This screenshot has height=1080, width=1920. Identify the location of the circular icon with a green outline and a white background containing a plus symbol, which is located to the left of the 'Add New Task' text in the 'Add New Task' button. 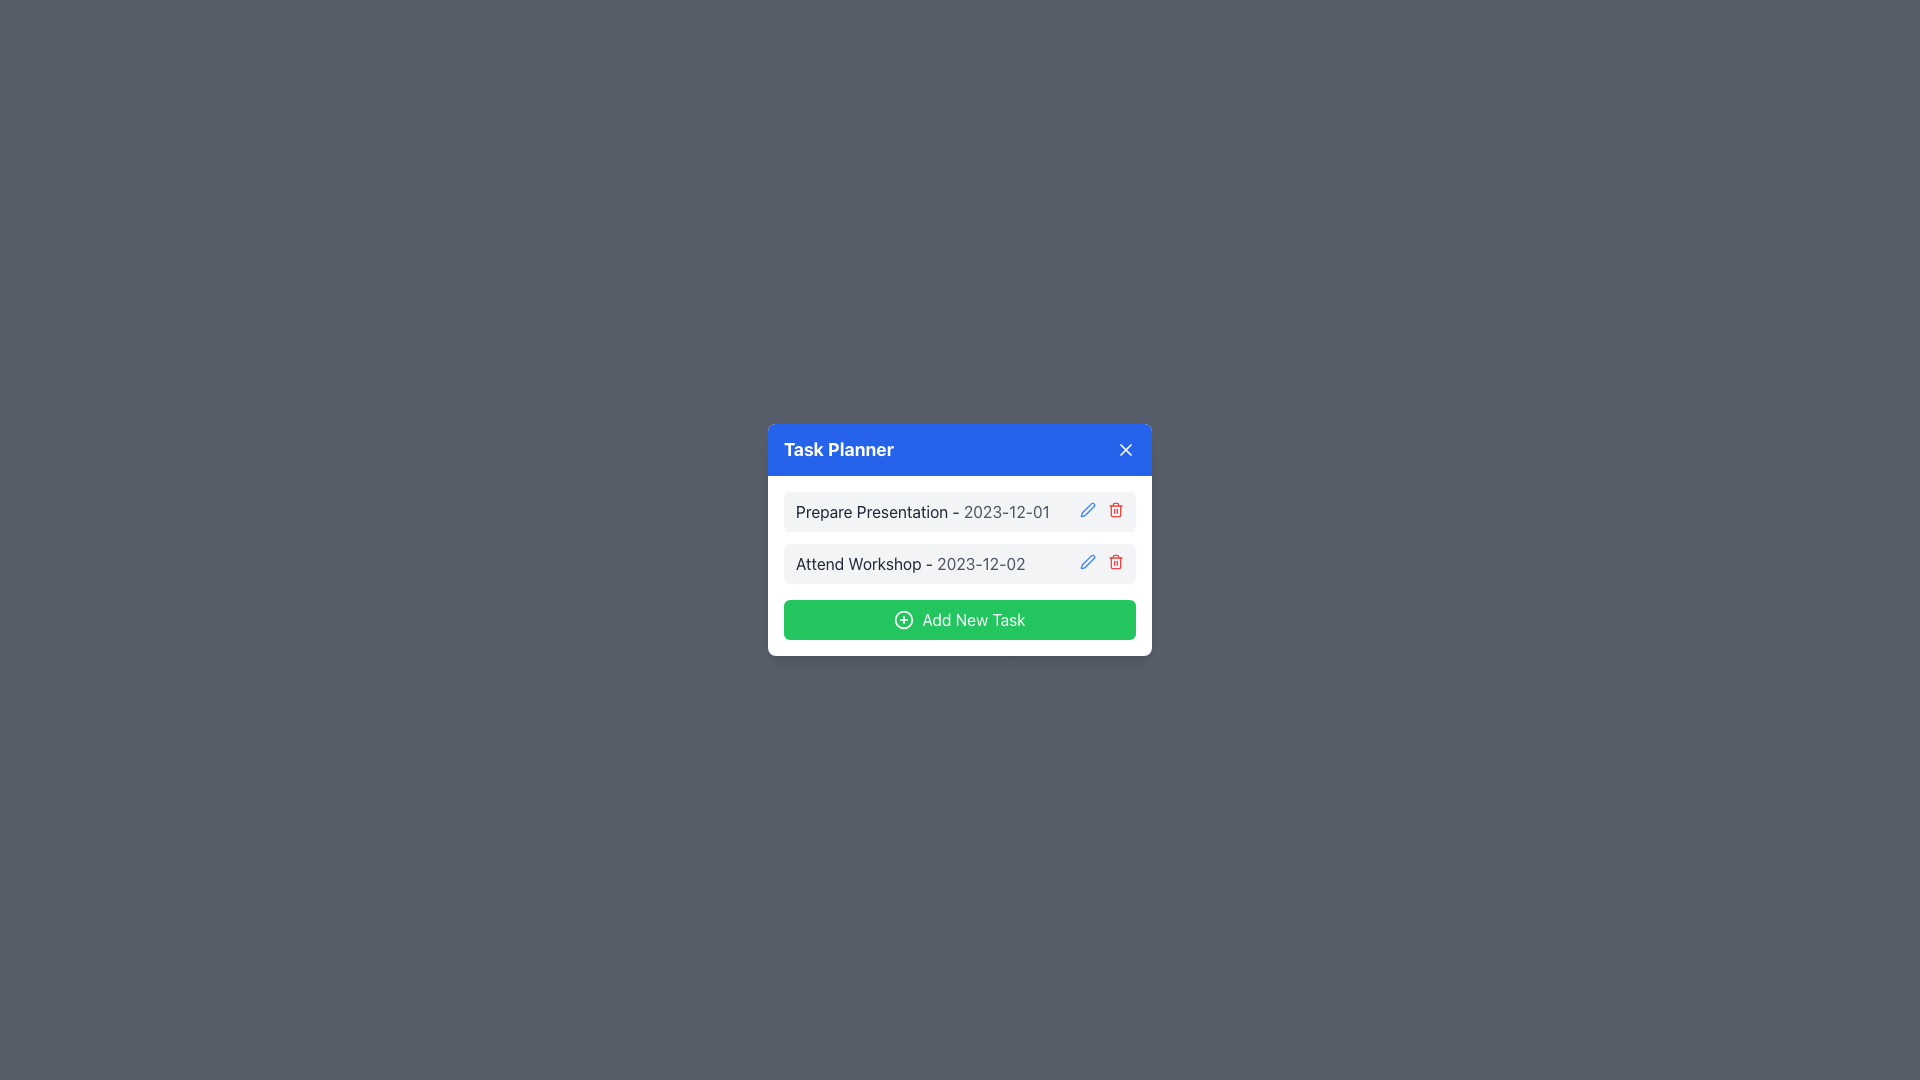
(903, 619).